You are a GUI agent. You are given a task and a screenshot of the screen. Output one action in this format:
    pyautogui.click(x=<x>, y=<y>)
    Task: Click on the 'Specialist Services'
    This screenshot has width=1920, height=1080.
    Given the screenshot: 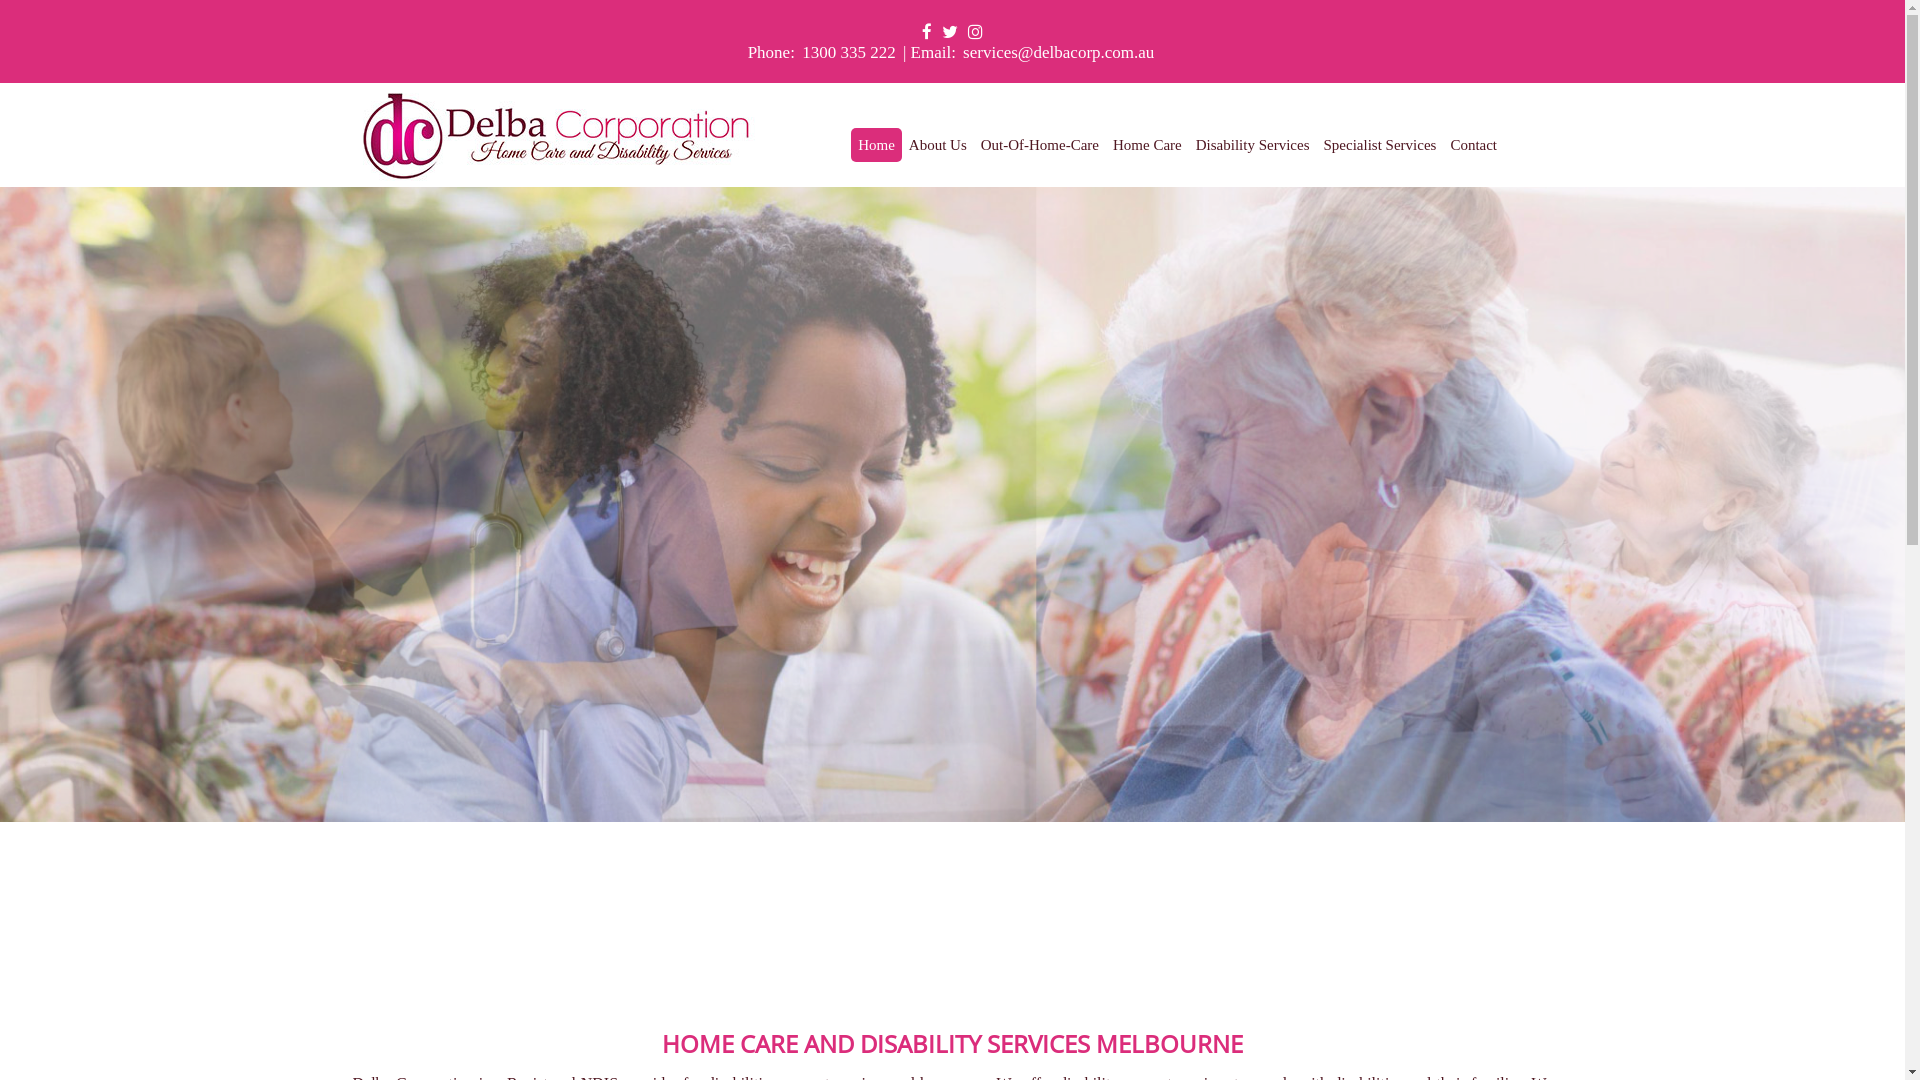 What is the action you would take?
    pyautogui.click(x=1378, y=144)
    